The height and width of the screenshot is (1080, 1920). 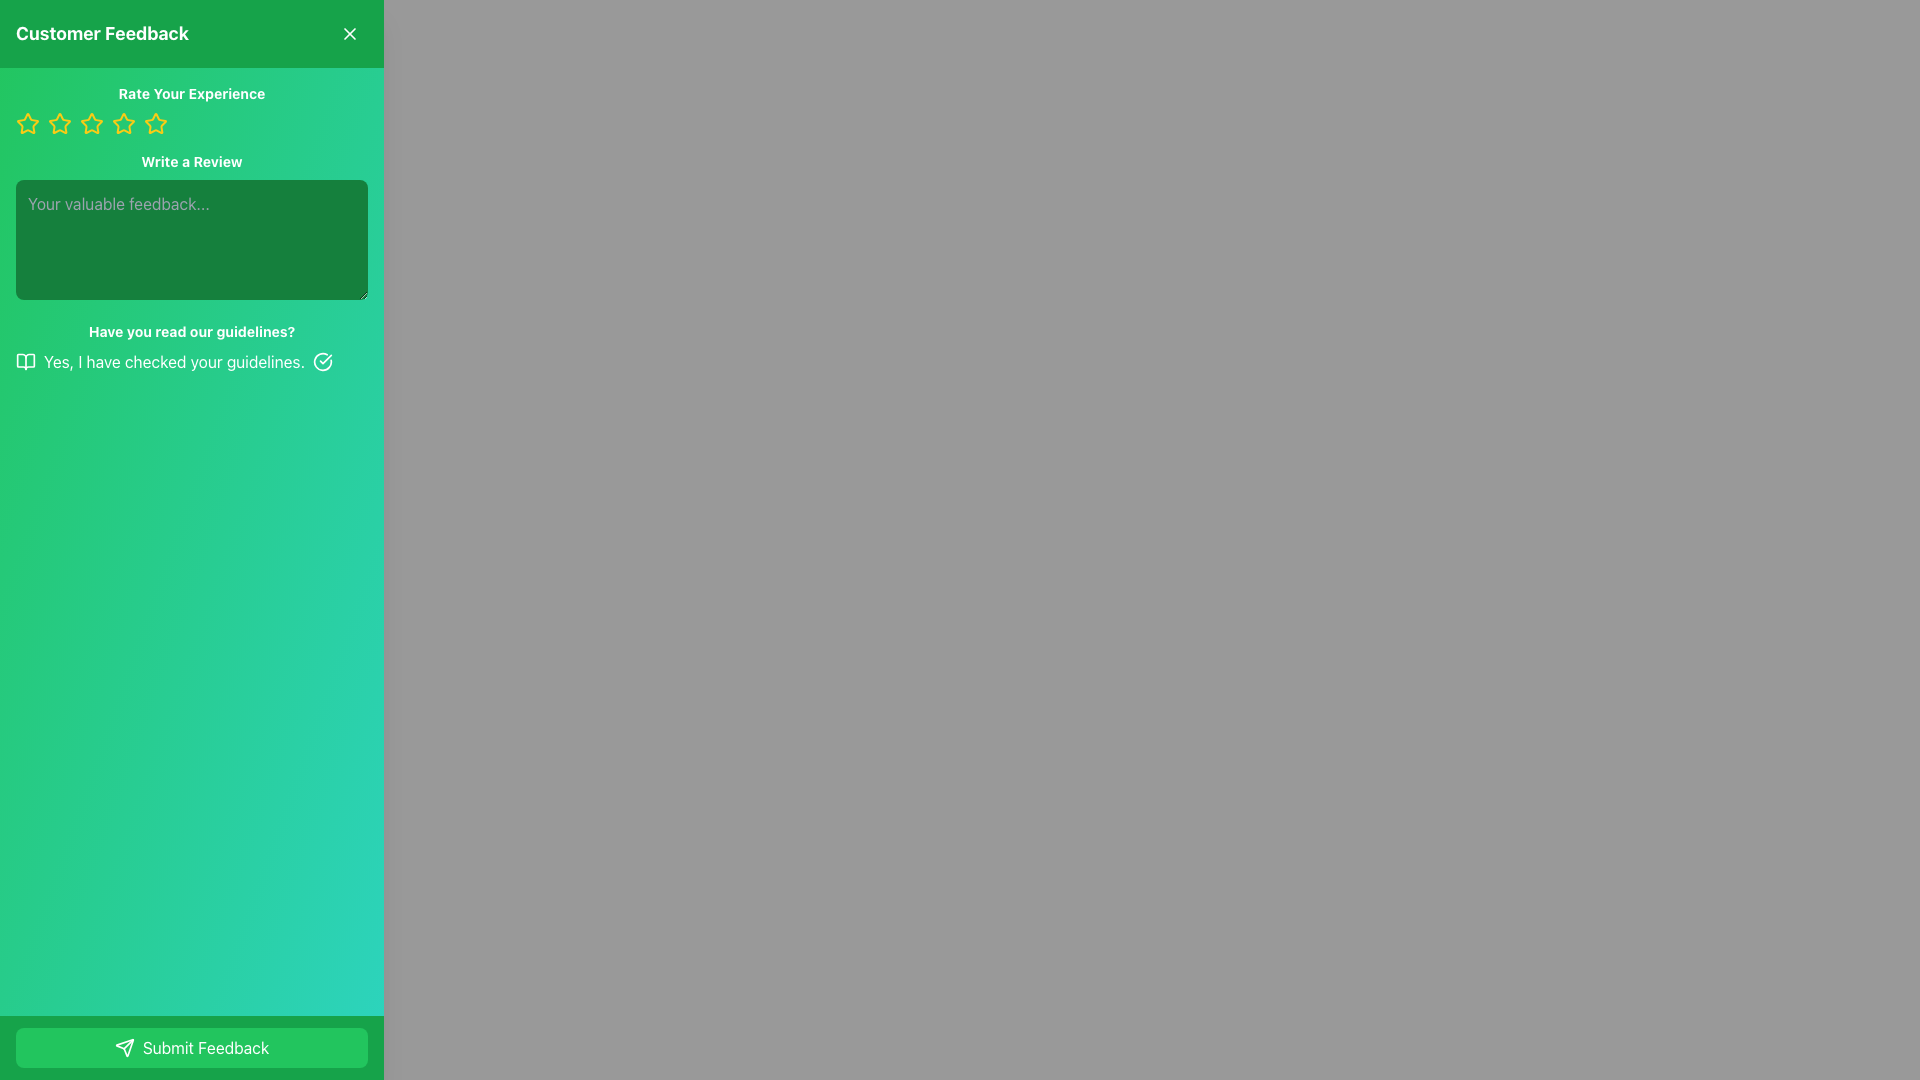 I want to click on the fifth star icon in the 'Rate Your Experience' section, so click(x=155, y=123).